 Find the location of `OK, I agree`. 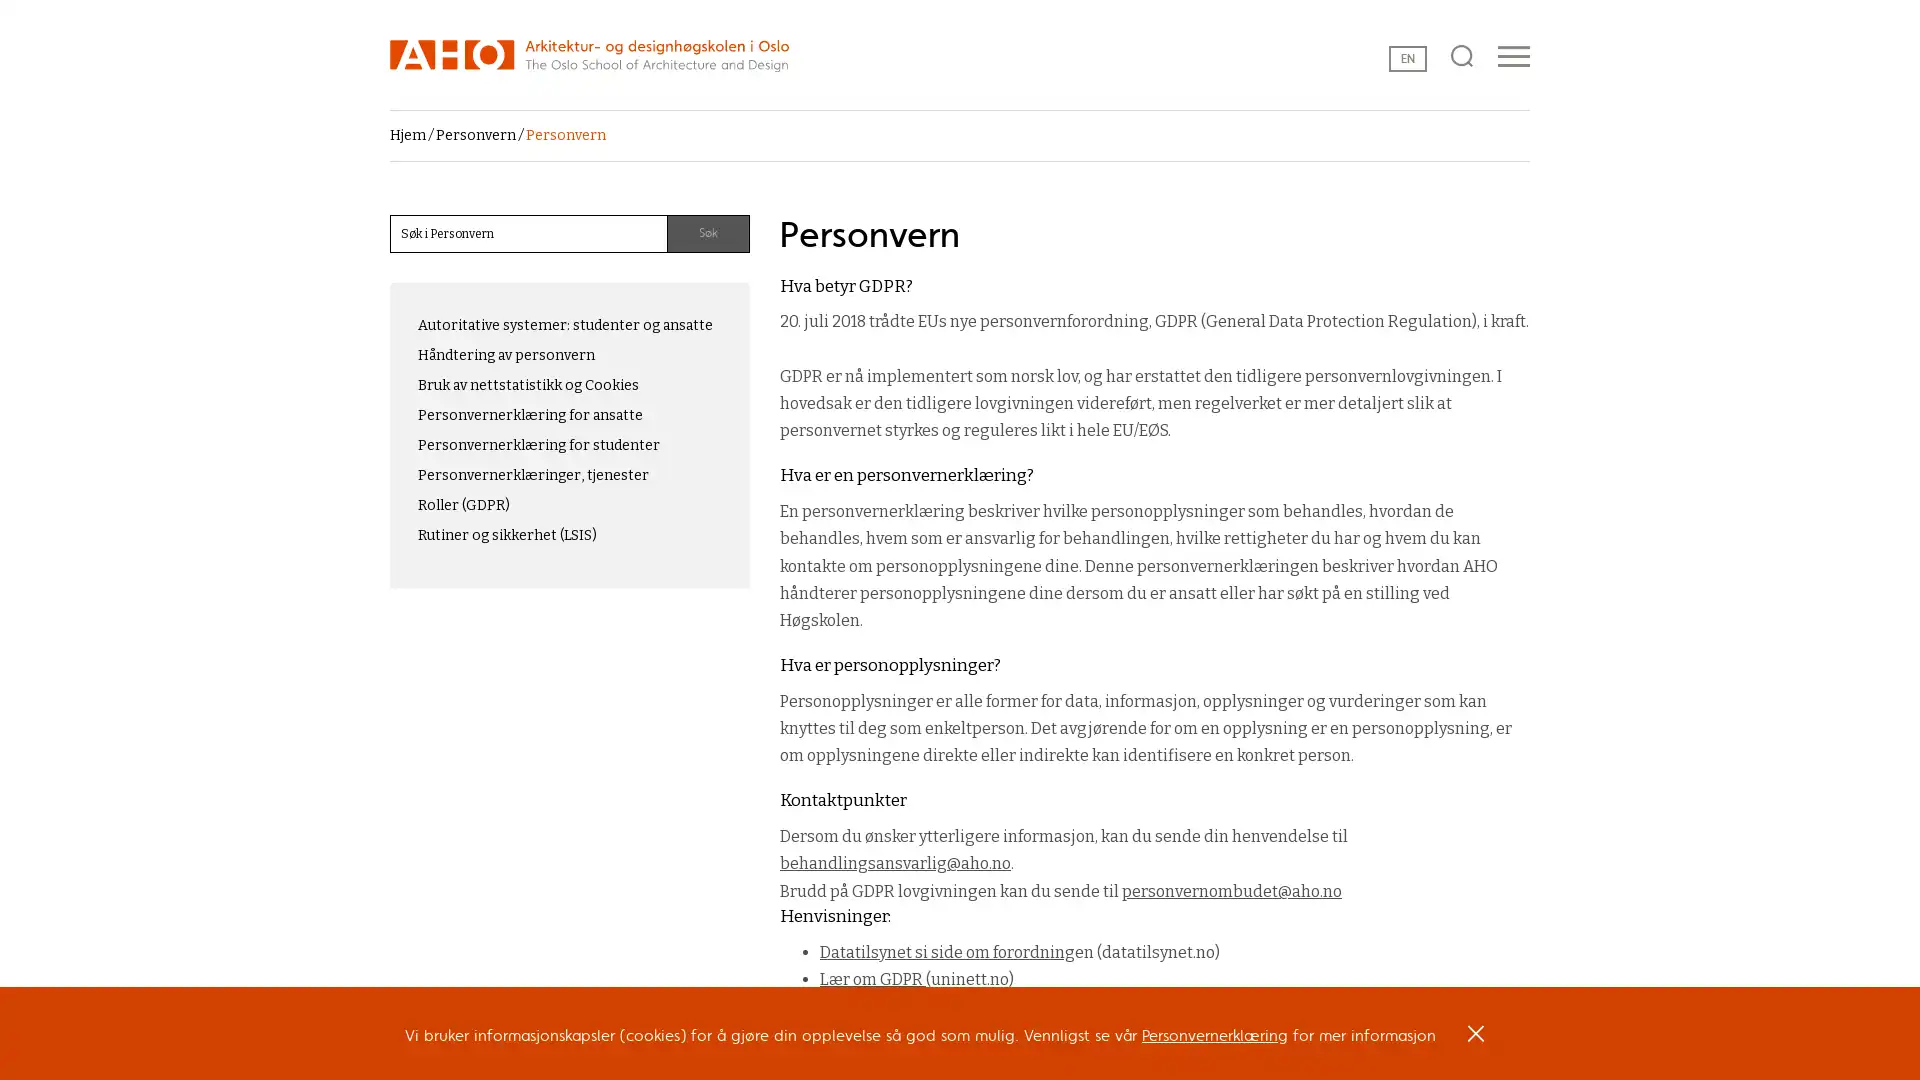

OK, I agree is located at coordinates (1476, 1040).